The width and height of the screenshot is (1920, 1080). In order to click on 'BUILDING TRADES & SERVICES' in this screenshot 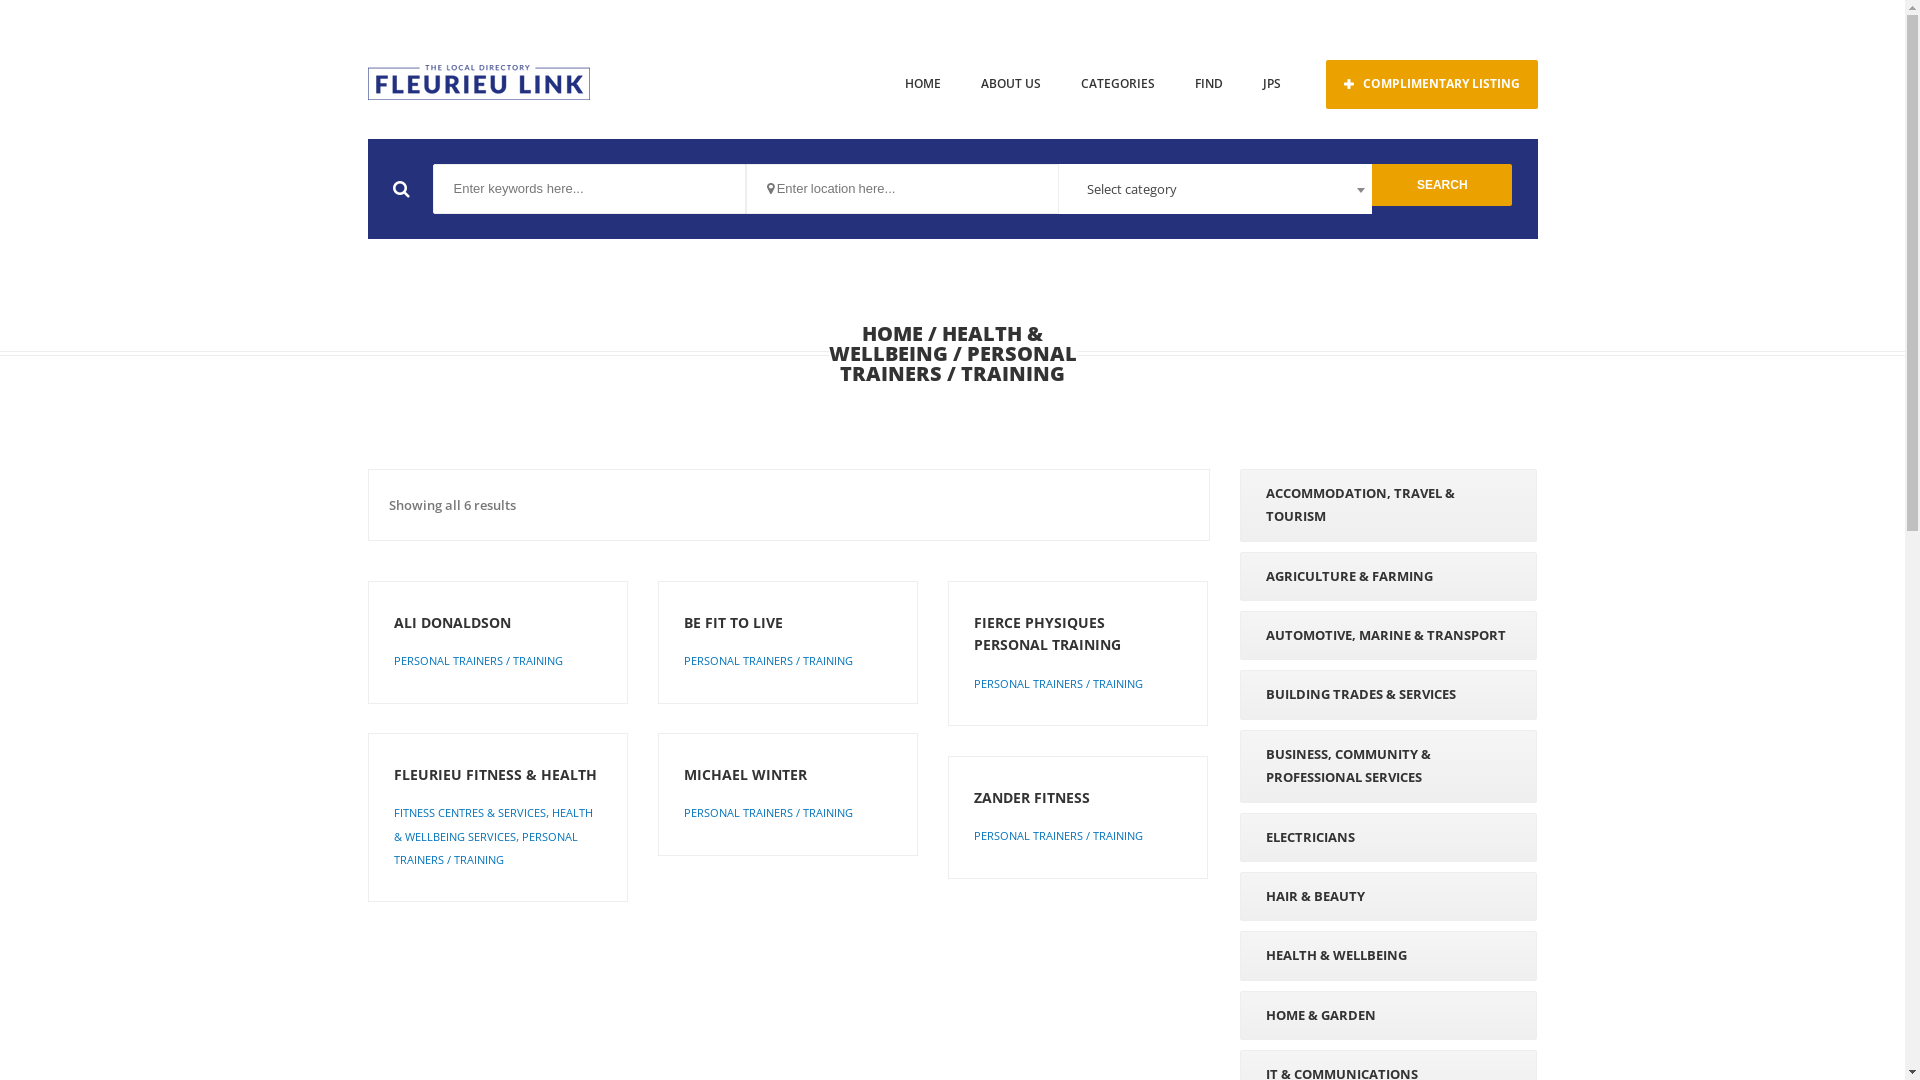, I will do `click(1387, 693)`.